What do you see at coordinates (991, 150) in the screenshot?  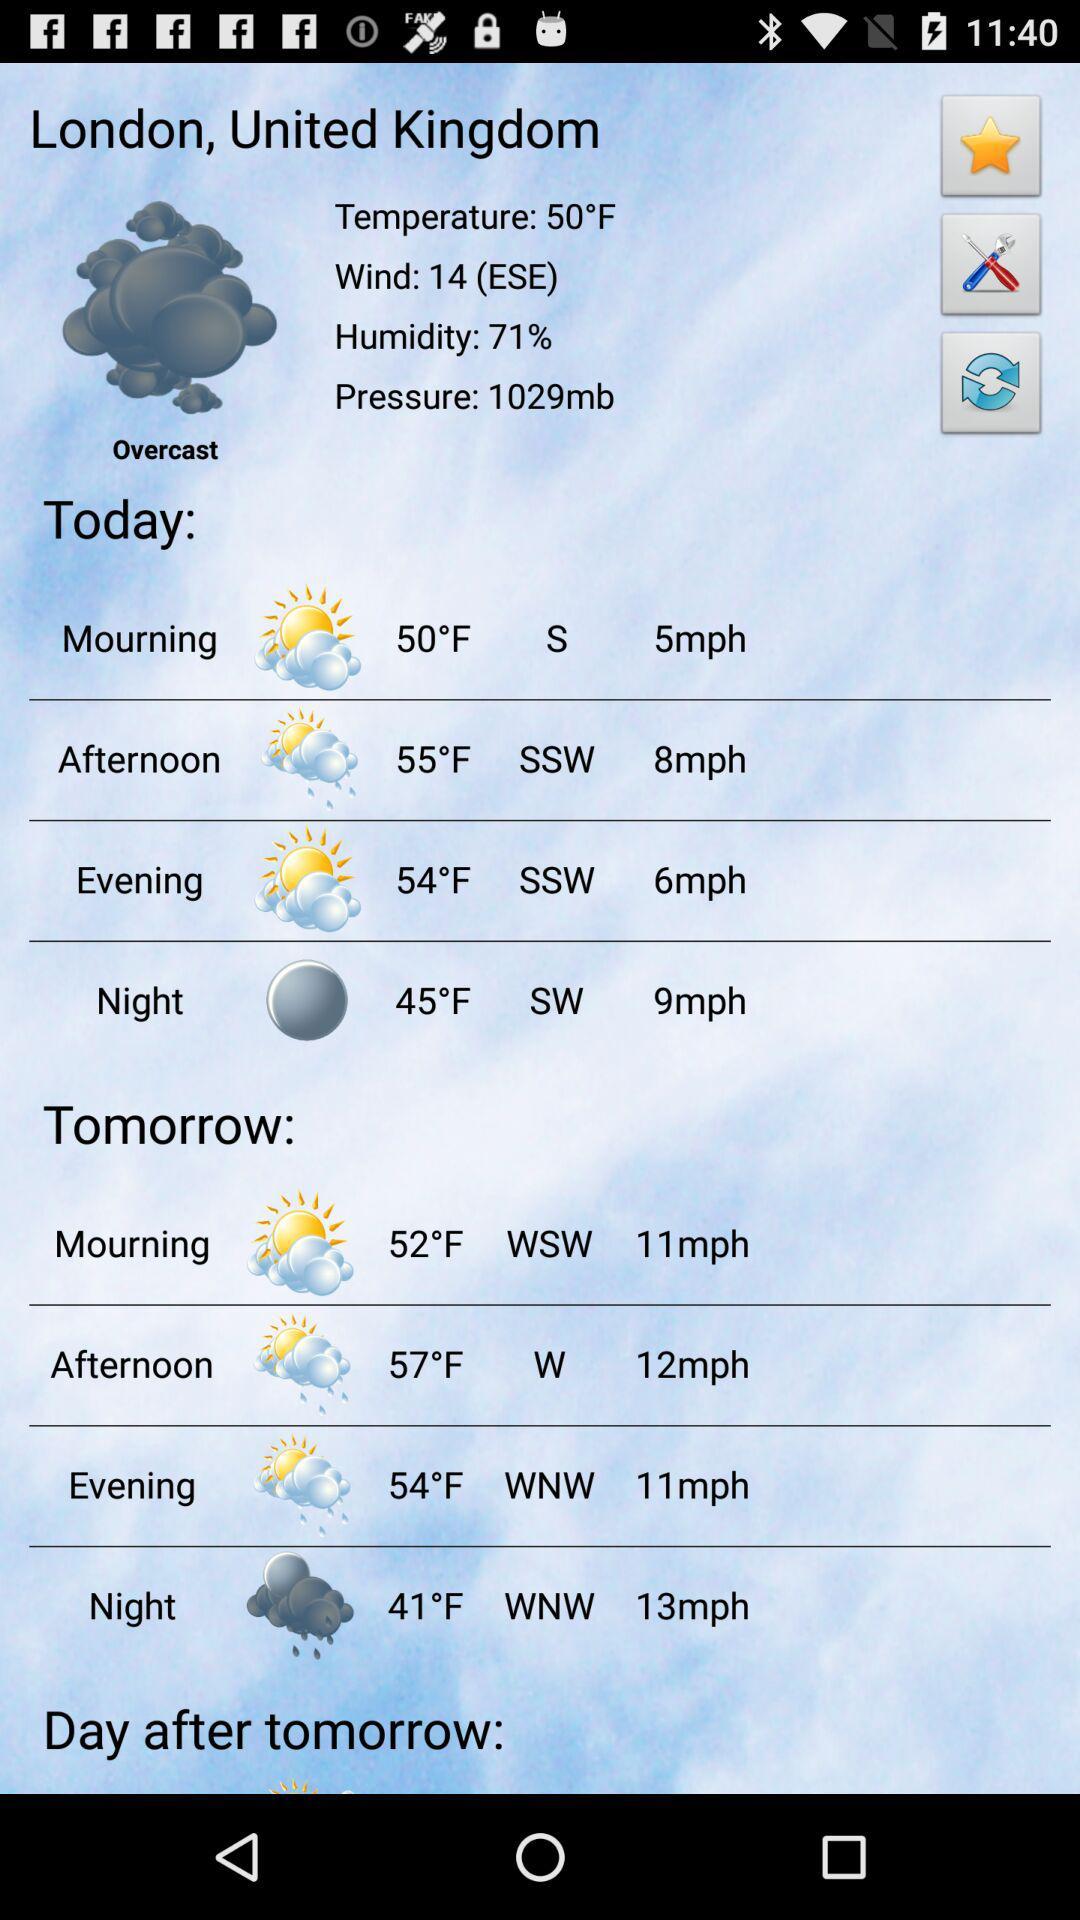 I see `star rating` at bounding box center [991, 150].